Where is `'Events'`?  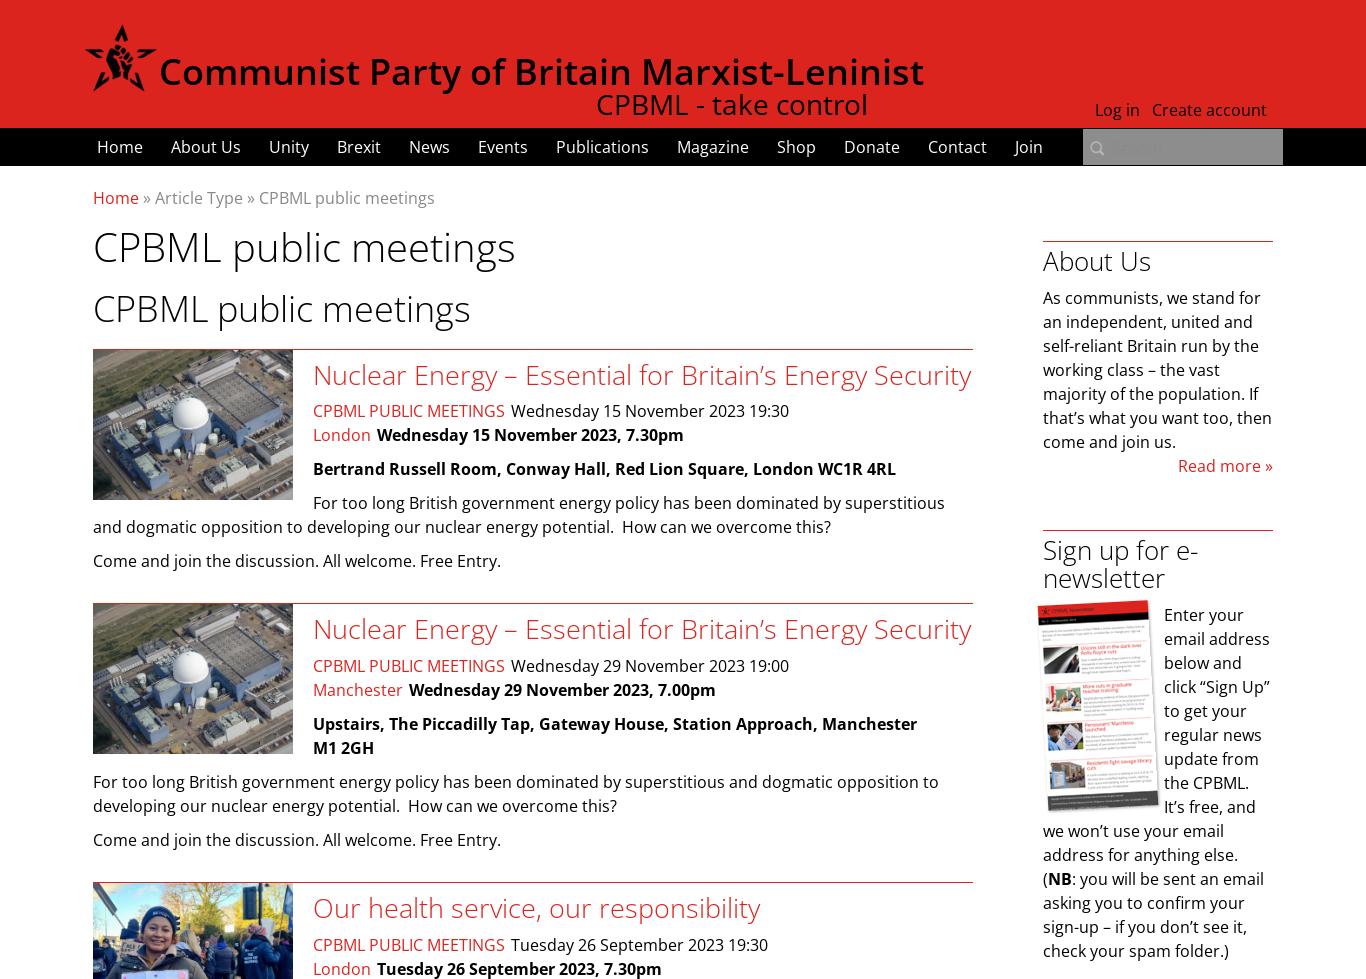 'Events' is located at coordinates (502, 147).